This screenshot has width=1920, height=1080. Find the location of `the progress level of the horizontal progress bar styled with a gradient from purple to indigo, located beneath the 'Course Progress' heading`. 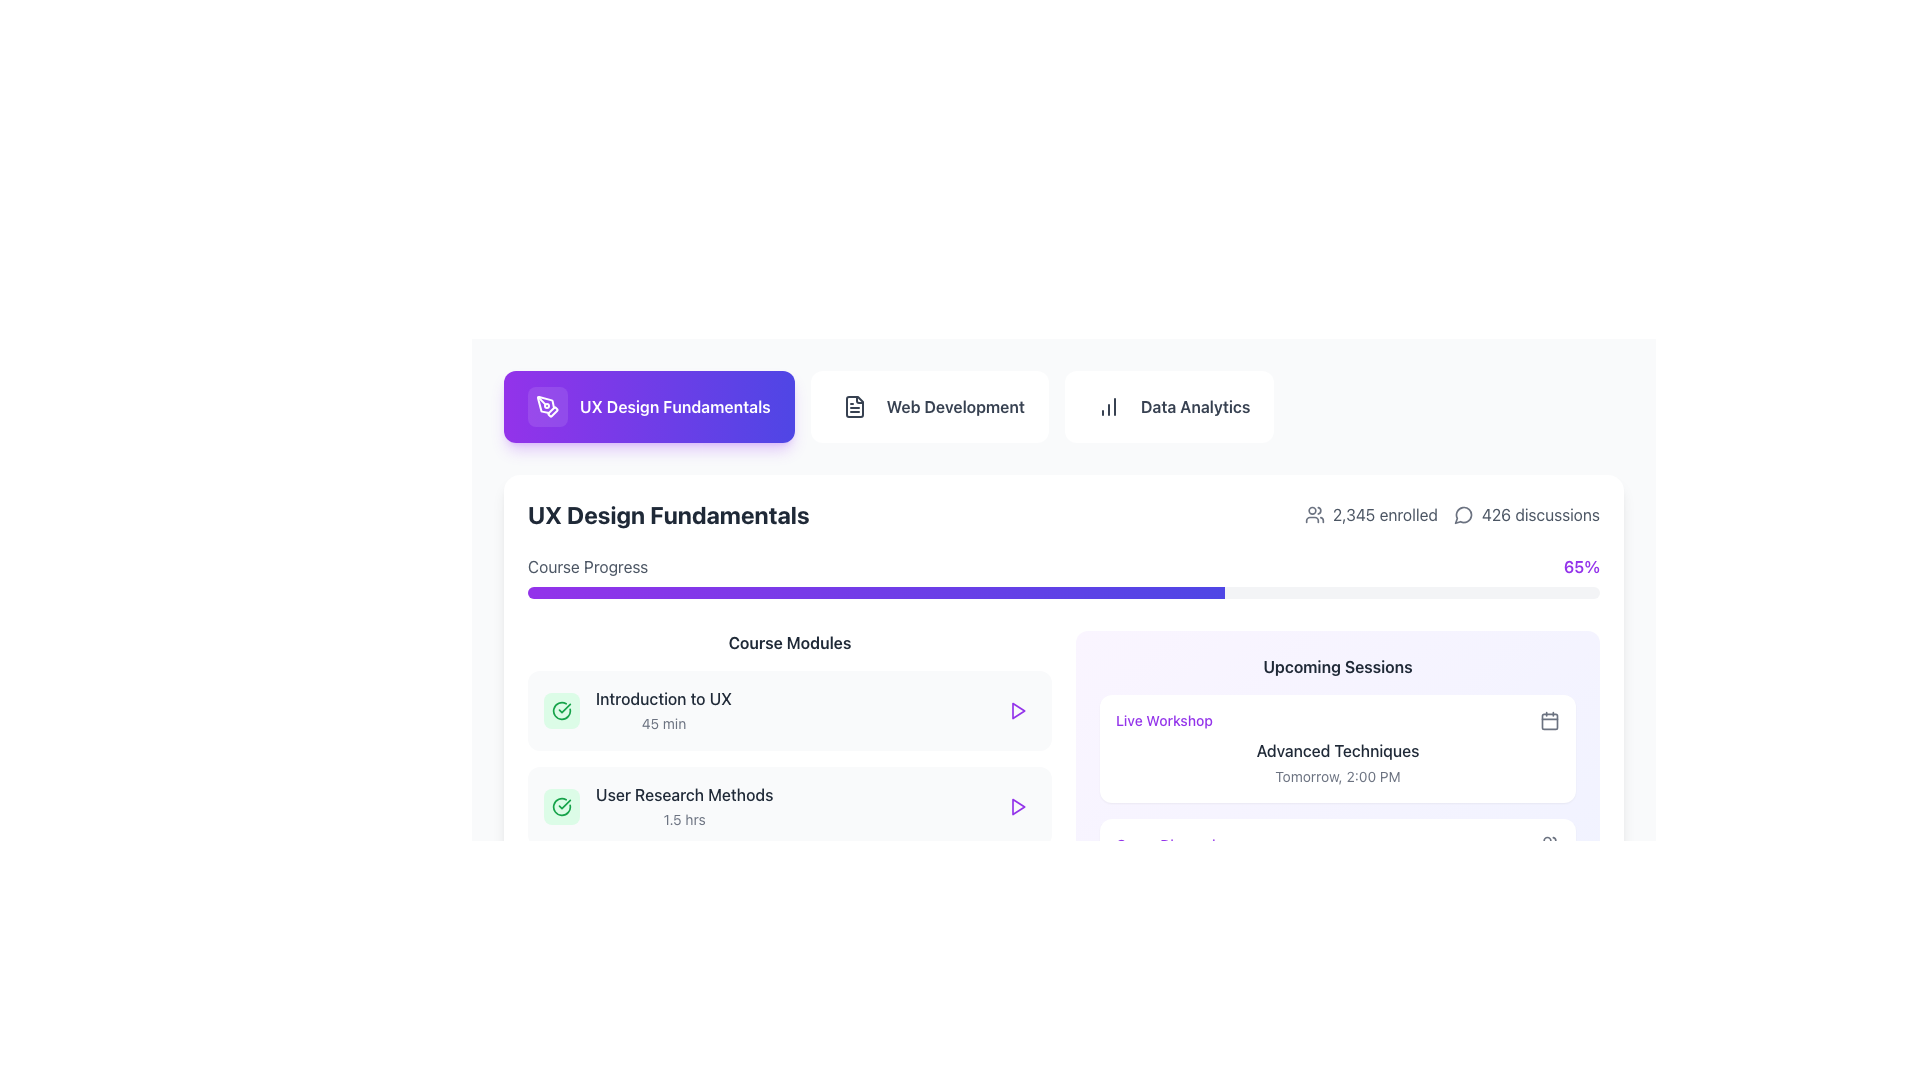

the progress level of the horizontal progress bar styled with a gradient from purple to indigo, located beneath the 'Course Progress' heading is located at coordinates (876, 592).